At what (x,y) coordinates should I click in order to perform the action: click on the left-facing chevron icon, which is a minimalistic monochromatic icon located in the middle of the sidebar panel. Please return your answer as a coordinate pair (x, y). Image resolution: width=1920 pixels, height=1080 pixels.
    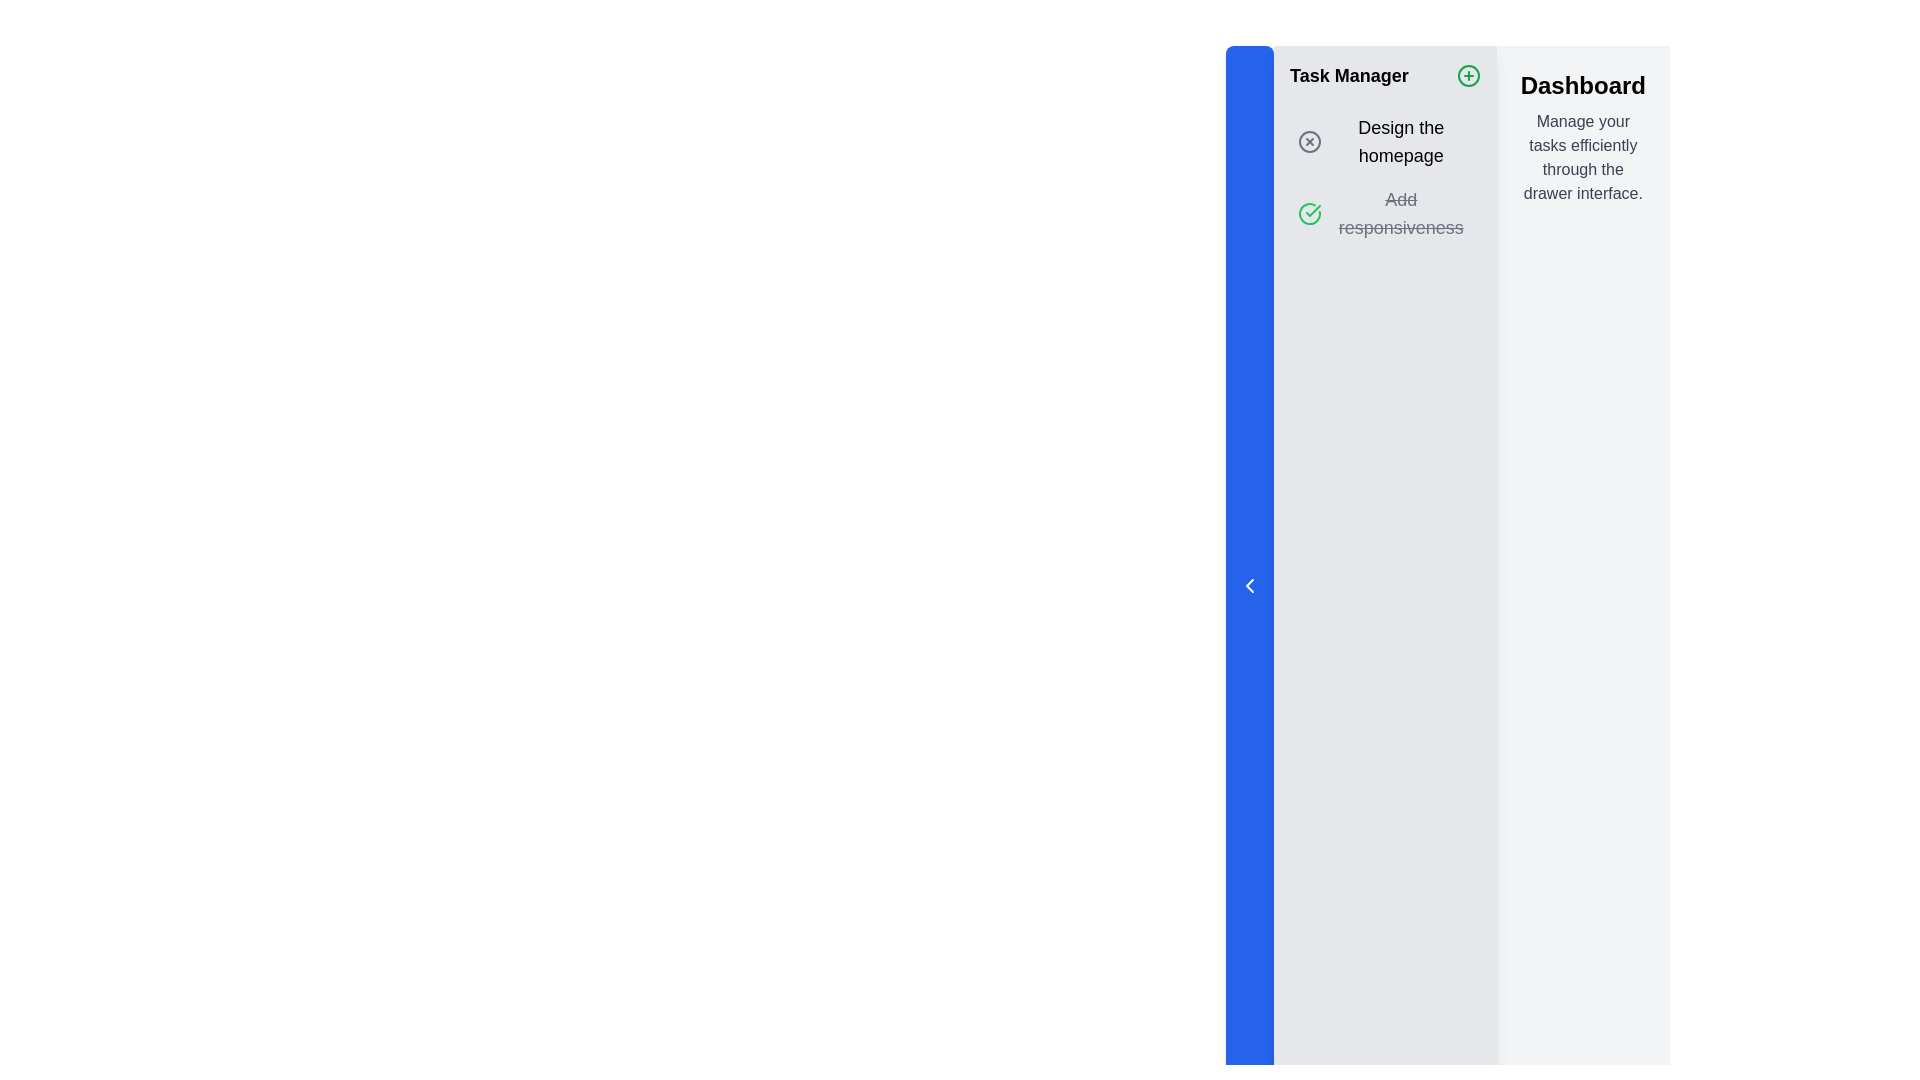
    Looking at the image, I should click on (1248, 585).